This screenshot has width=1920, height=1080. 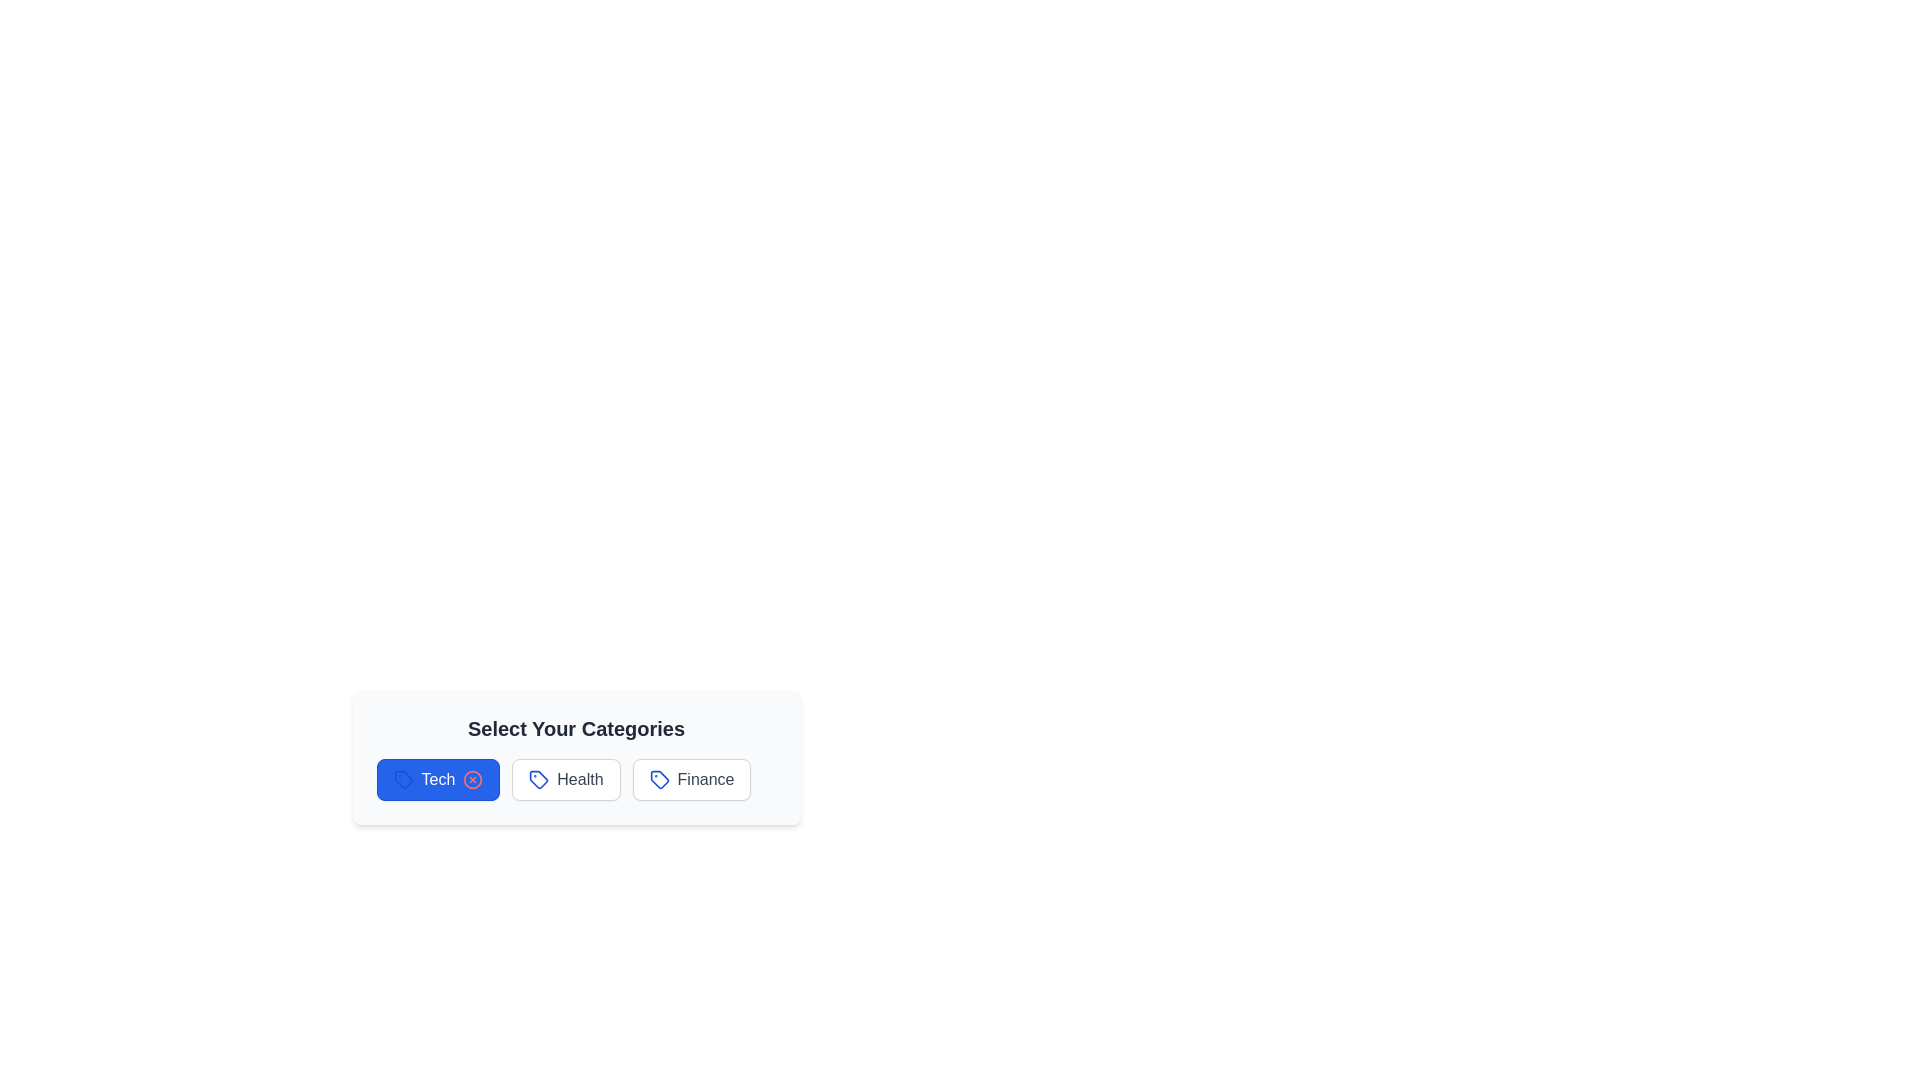 What do you see at coordinates (691, 778) in the screenshot?
I see `the category Finance to visualize its hover effect` at bounding box center [691, 778].